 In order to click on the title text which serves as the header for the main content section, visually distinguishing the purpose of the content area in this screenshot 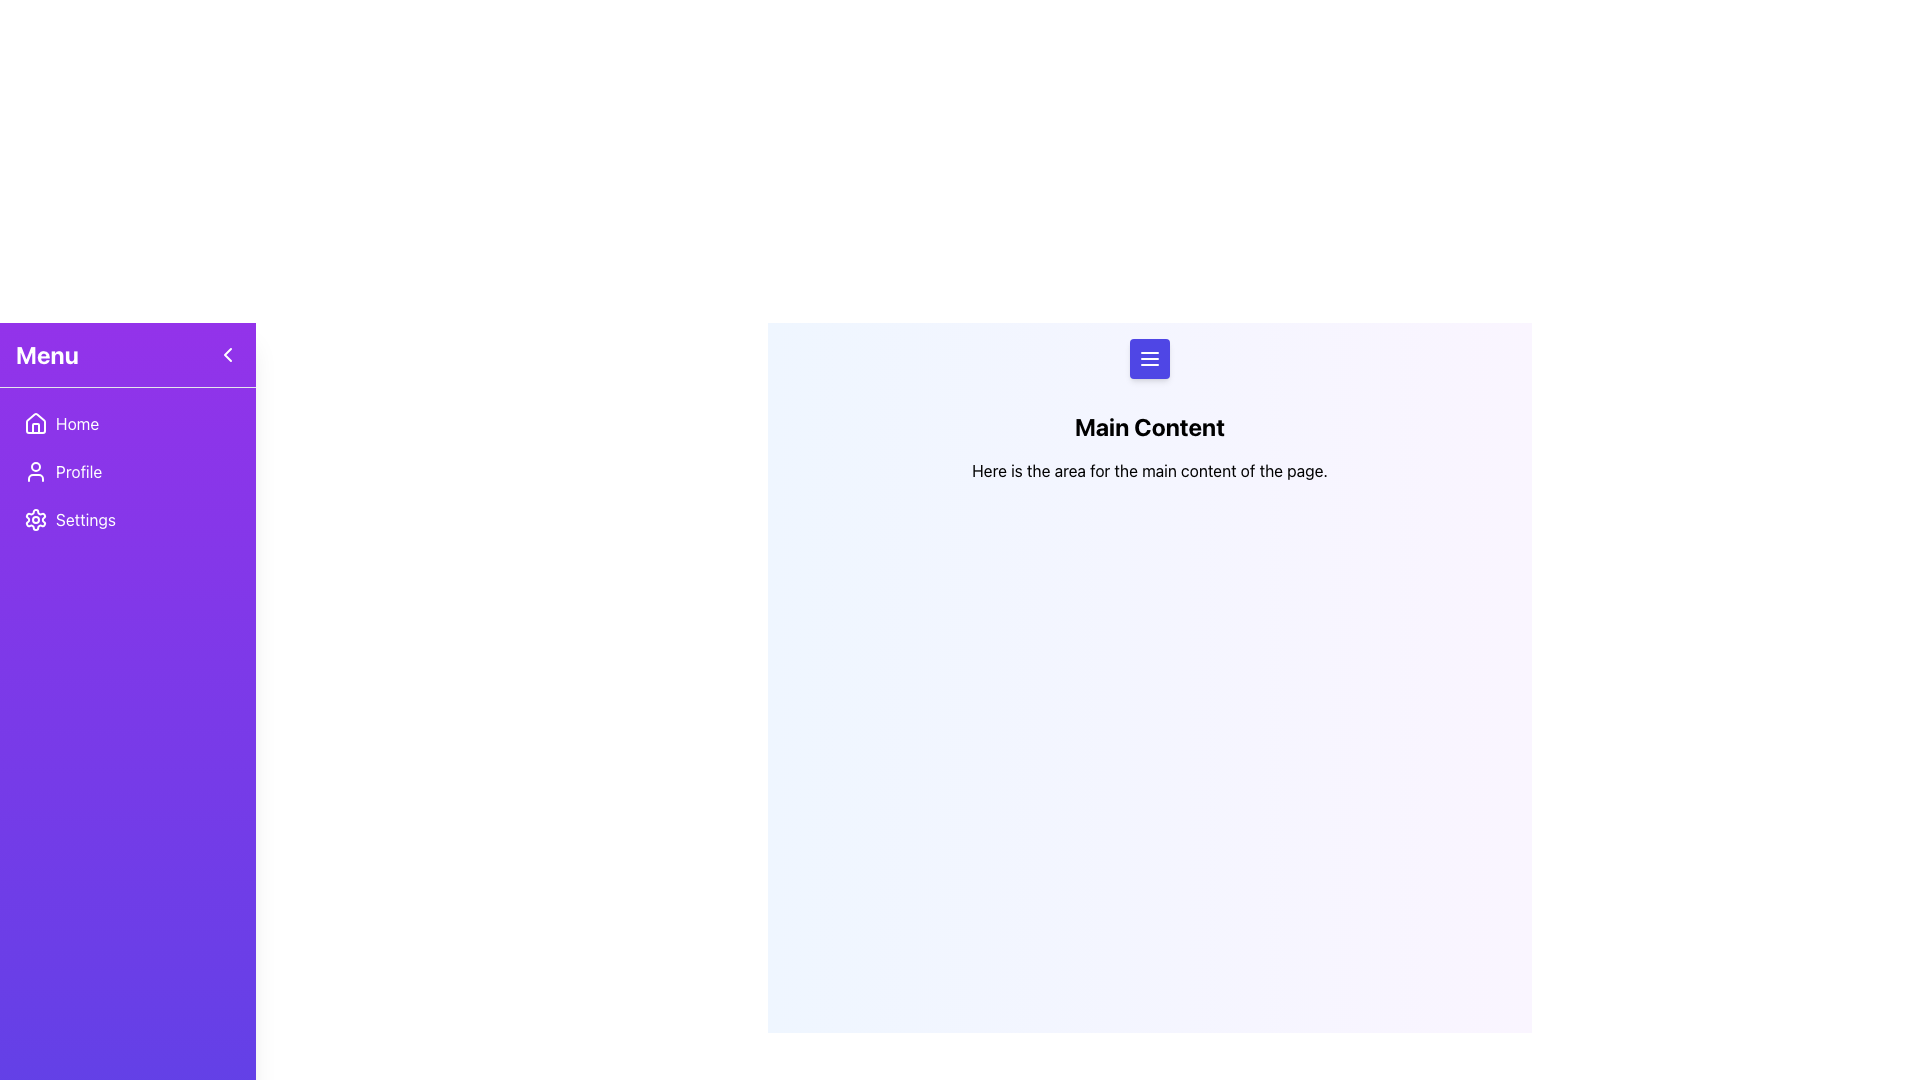, I will do `click(1150, 426)`.